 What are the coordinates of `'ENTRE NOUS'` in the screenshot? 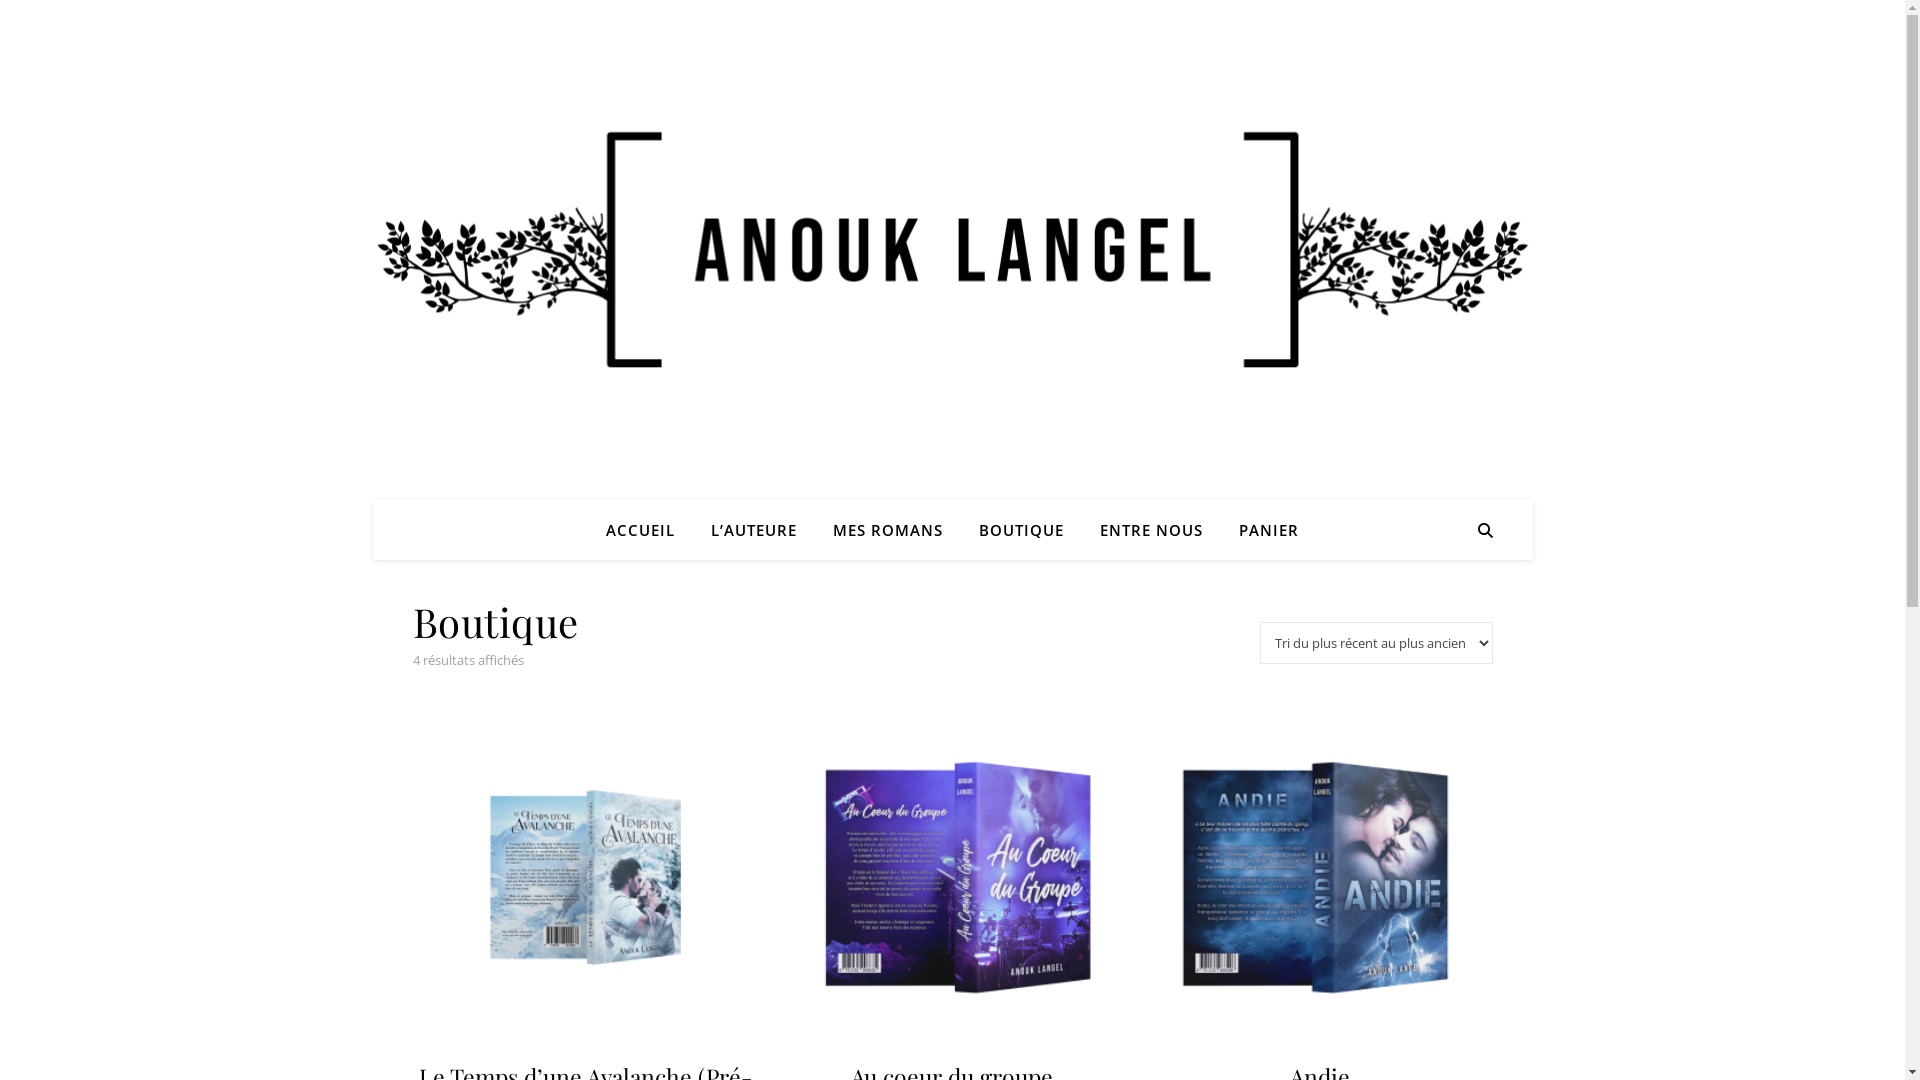 It's located at (1083, 528).